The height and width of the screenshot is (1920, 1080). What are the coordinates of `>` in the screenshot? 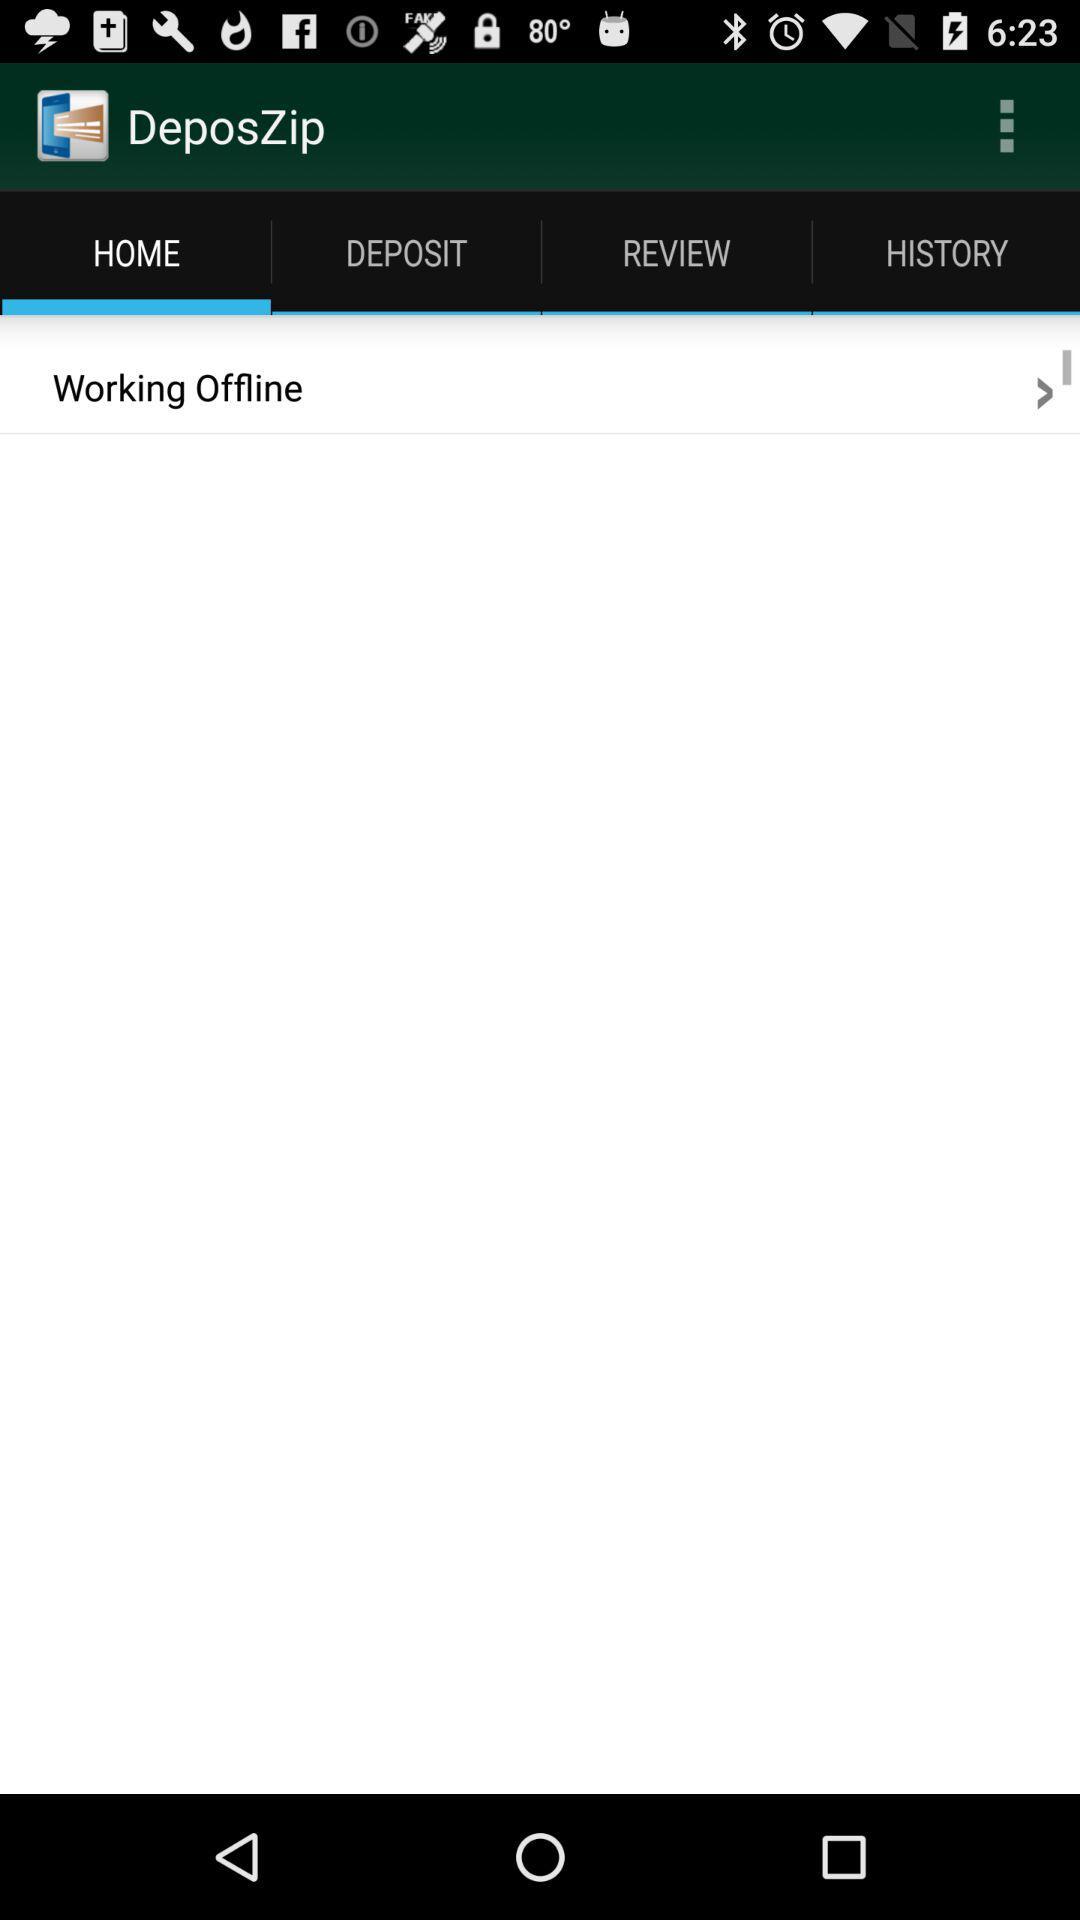 It's located at (1043, 387).